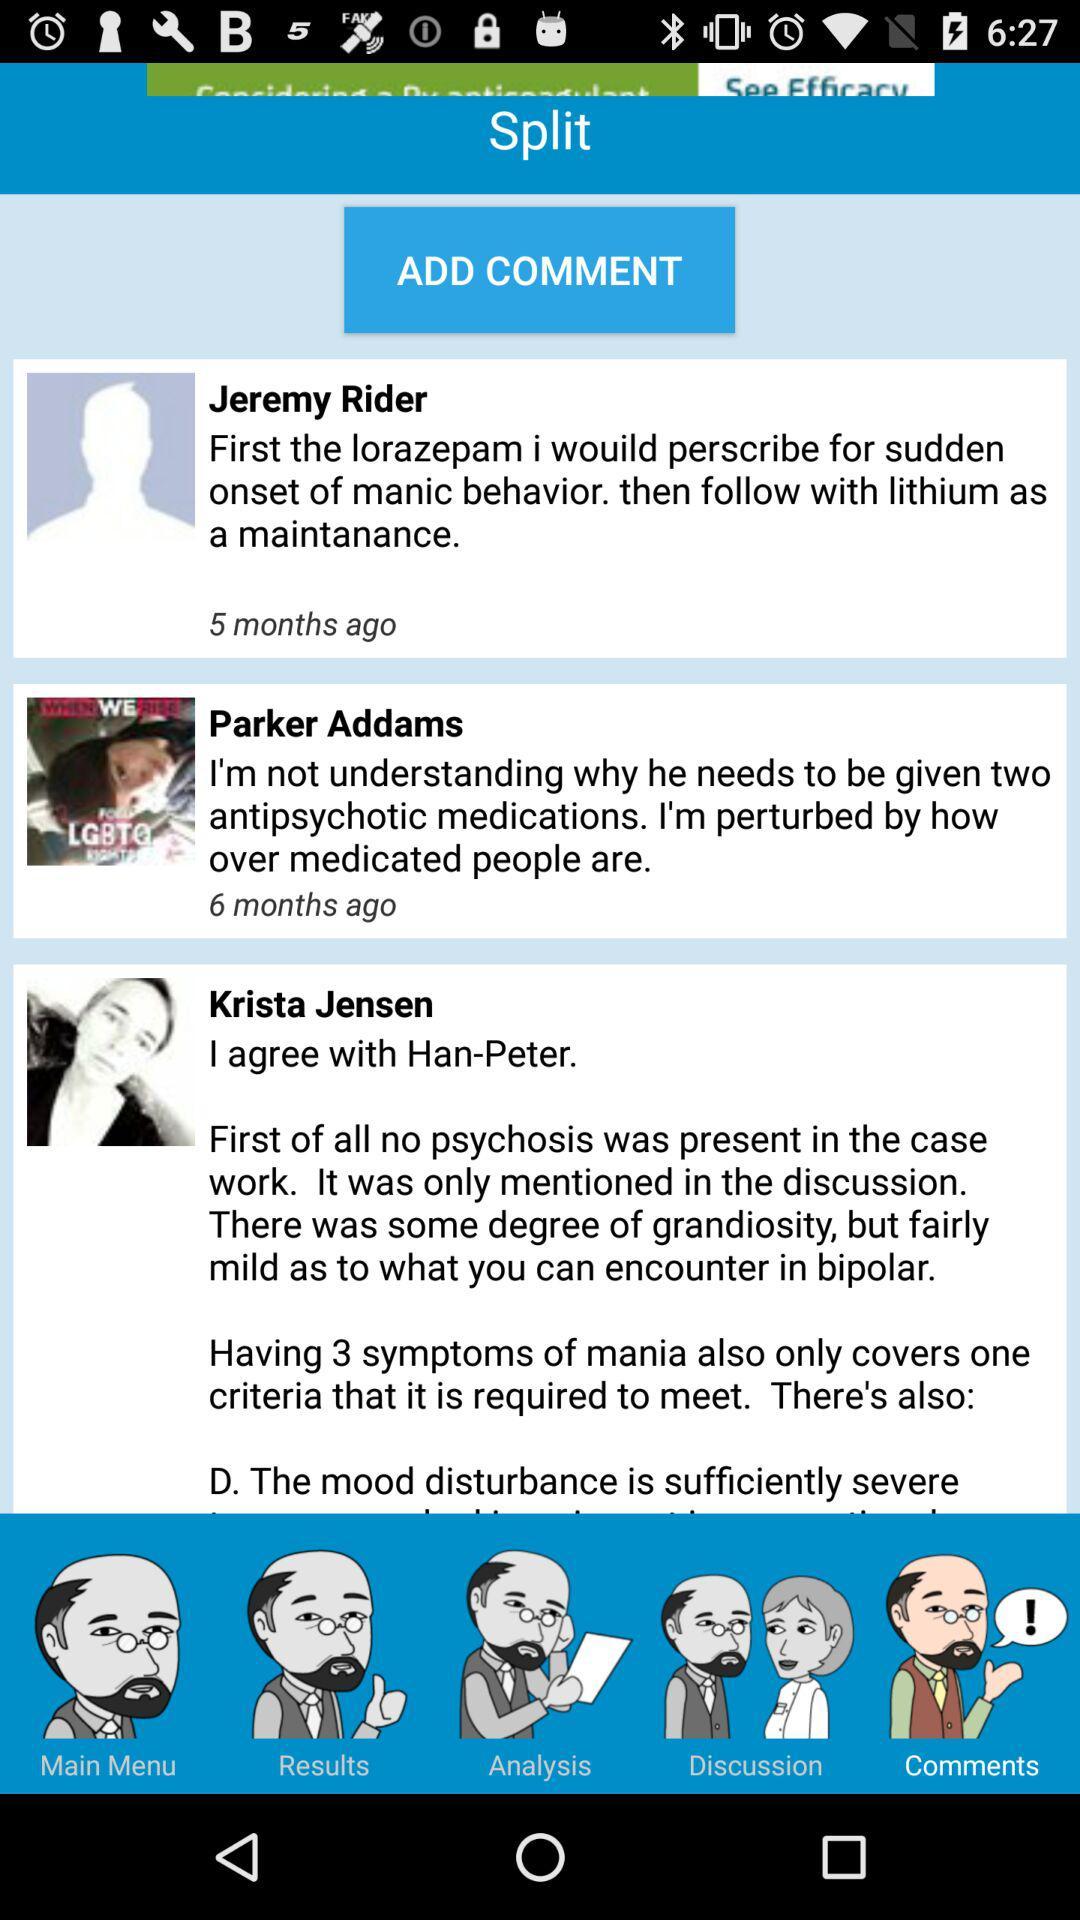  Describe the element at coordinates (538, 268) in the screenshot. I see `app above the jeremy rider` at that location.